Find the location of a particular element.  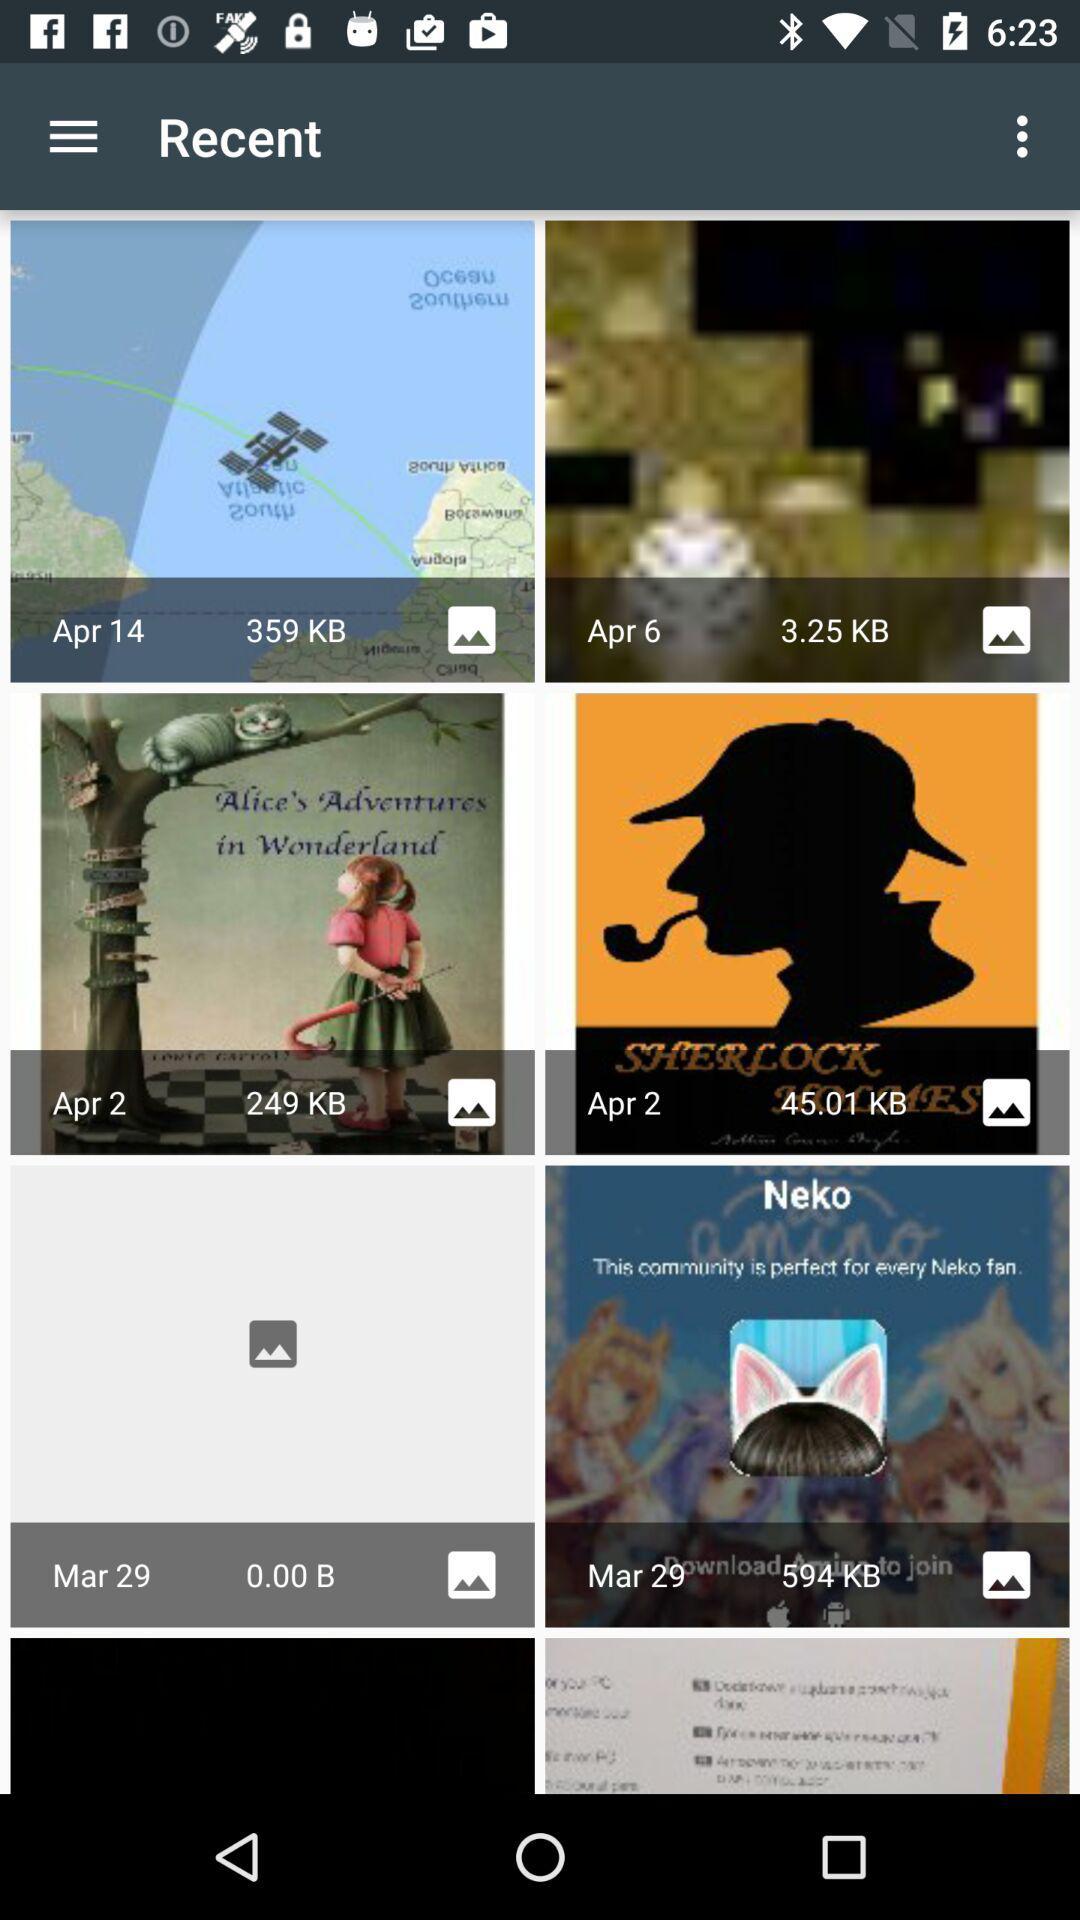

item to the right of recent icon is located at coordinates (1027, 135).